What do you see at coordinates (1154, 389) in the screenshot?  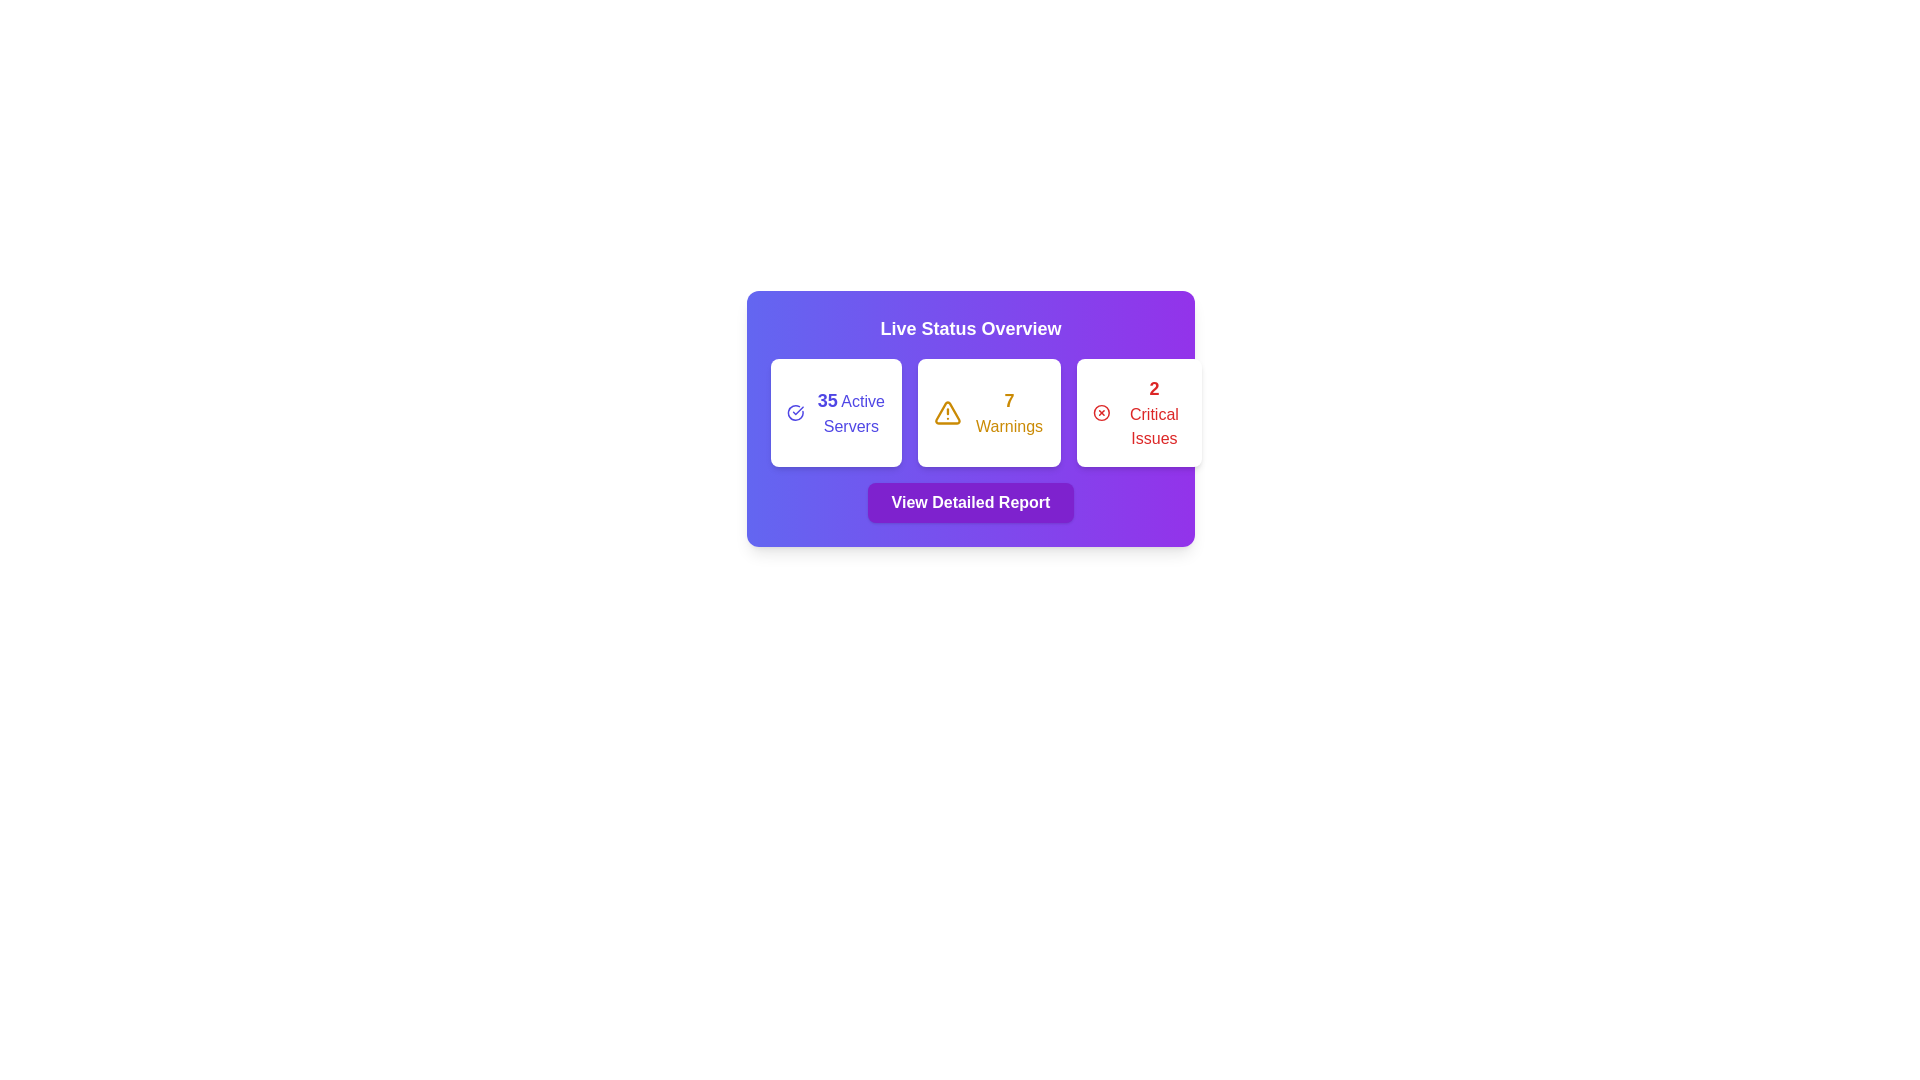 I see `displayed numeral '2' from the Text Display element, which is styled in red and indicates the count of critical issues, located above the 'Critical Issues' label` at bounding box center [1154, 389].